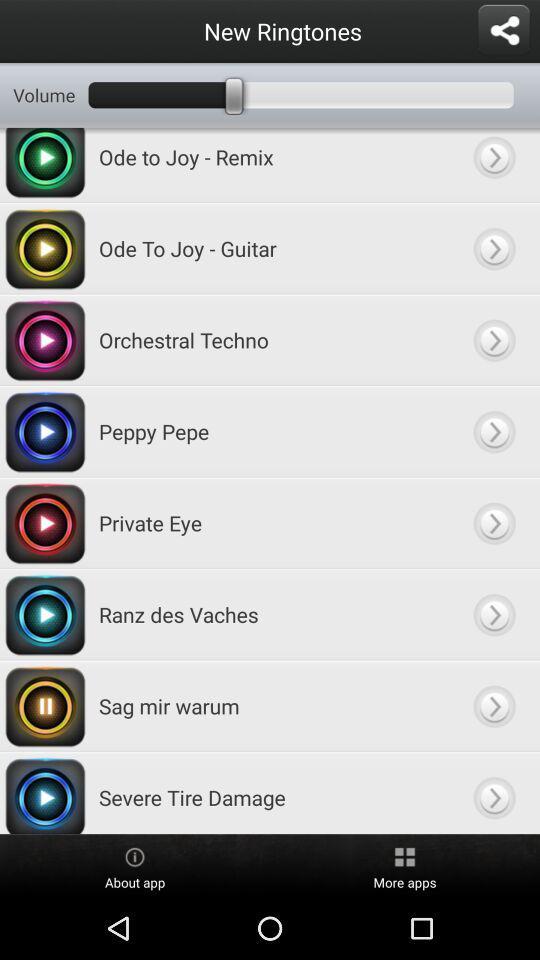 This screenshot has height=960, width=540. Describe the element at coordinates (493, 706) in the screenshot. I see `go option` at that location.